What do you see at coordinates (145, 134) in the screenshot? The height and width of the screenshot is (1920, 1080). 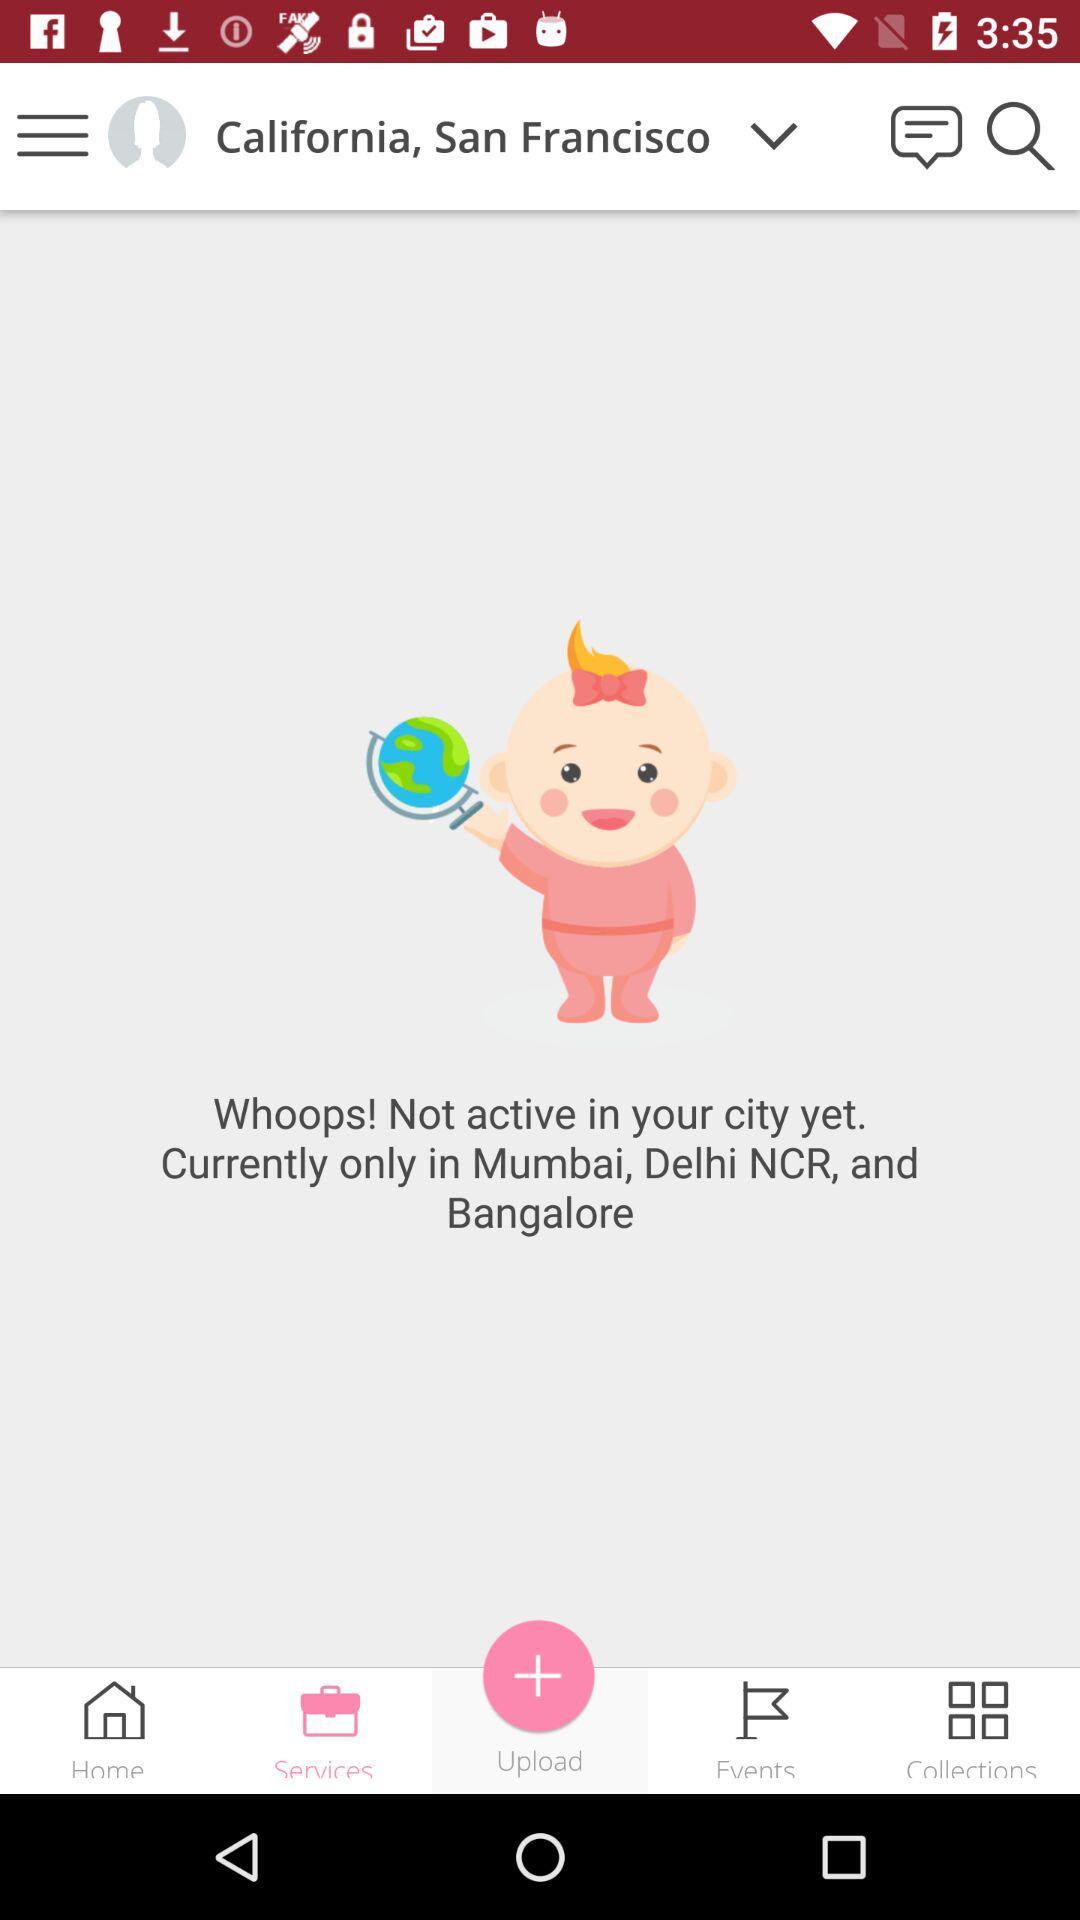 I see `current user` at bounding box center [145, 134].